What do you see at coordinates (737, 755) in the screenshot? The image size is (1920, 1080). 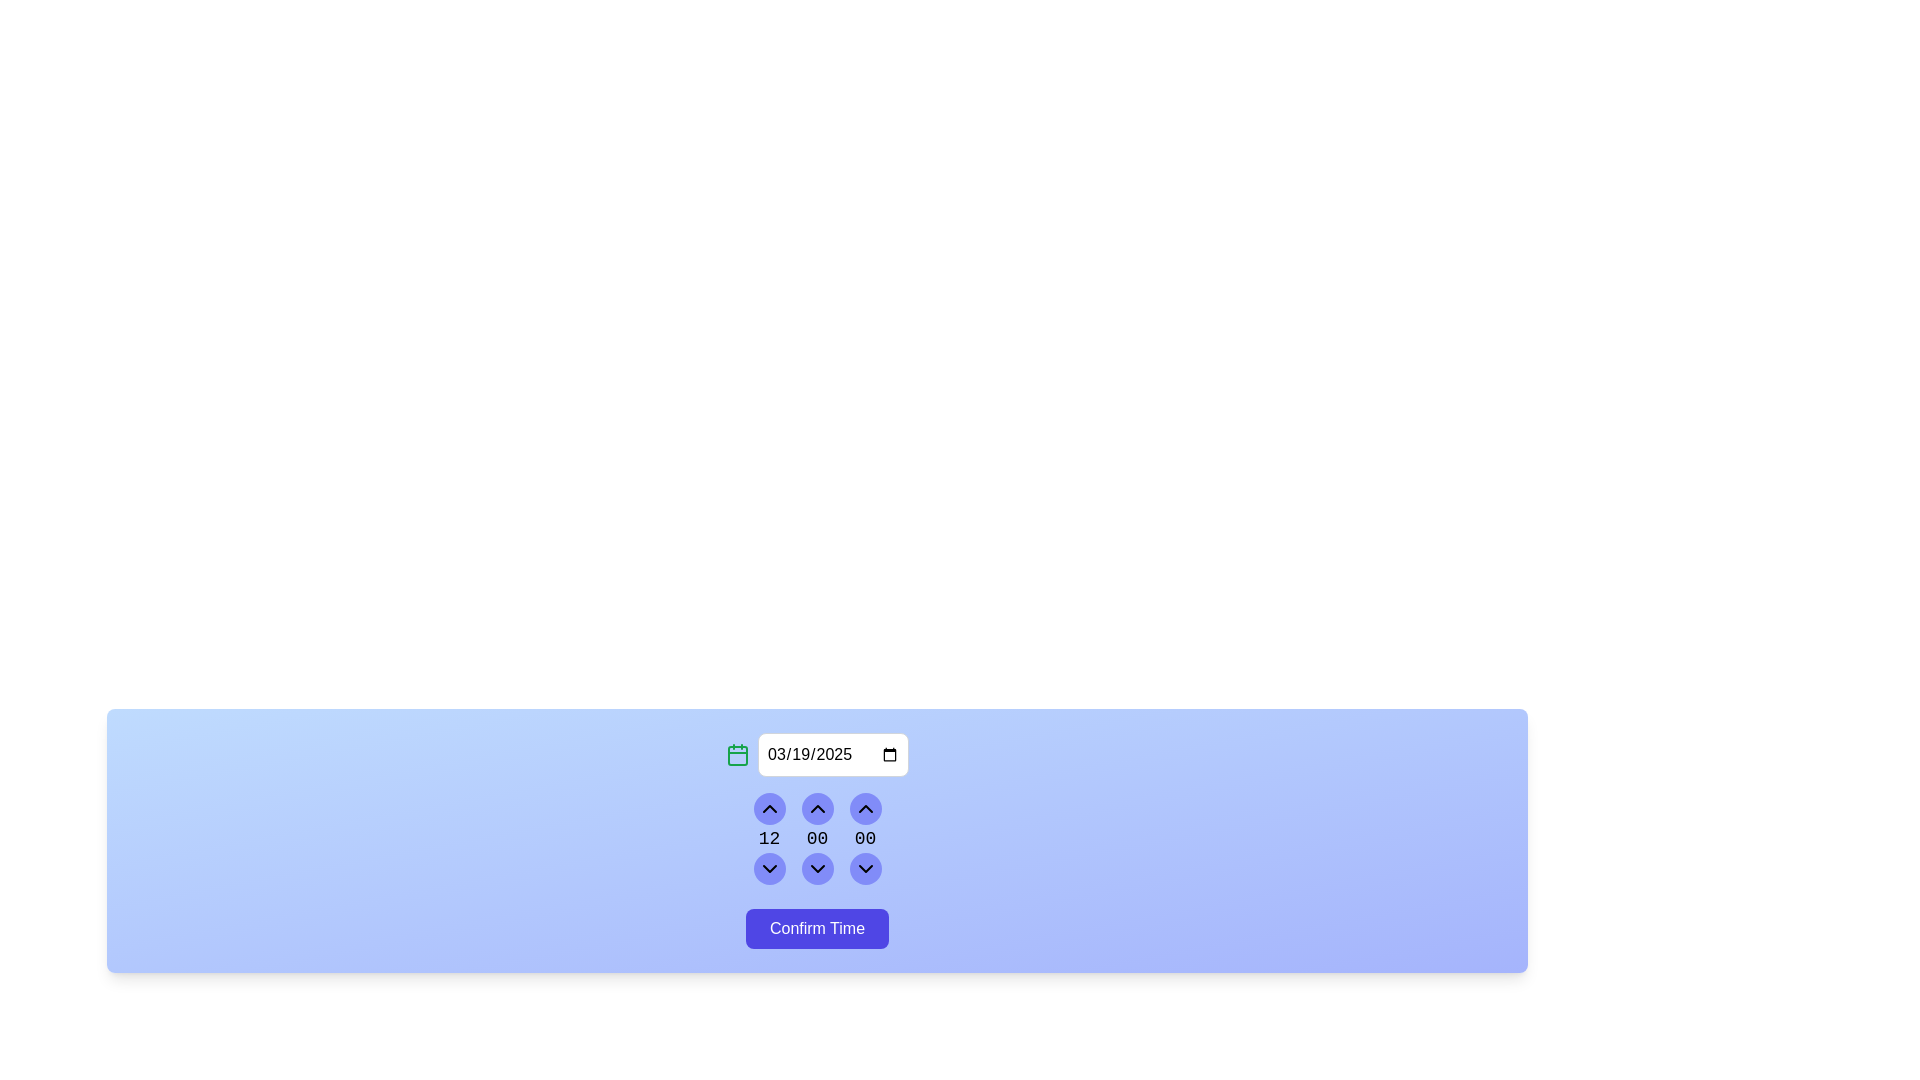 I see `the green square calendar icon located to the left of the date input field with the placeholder '03/19/2025'` at bounding box center [737, 755].